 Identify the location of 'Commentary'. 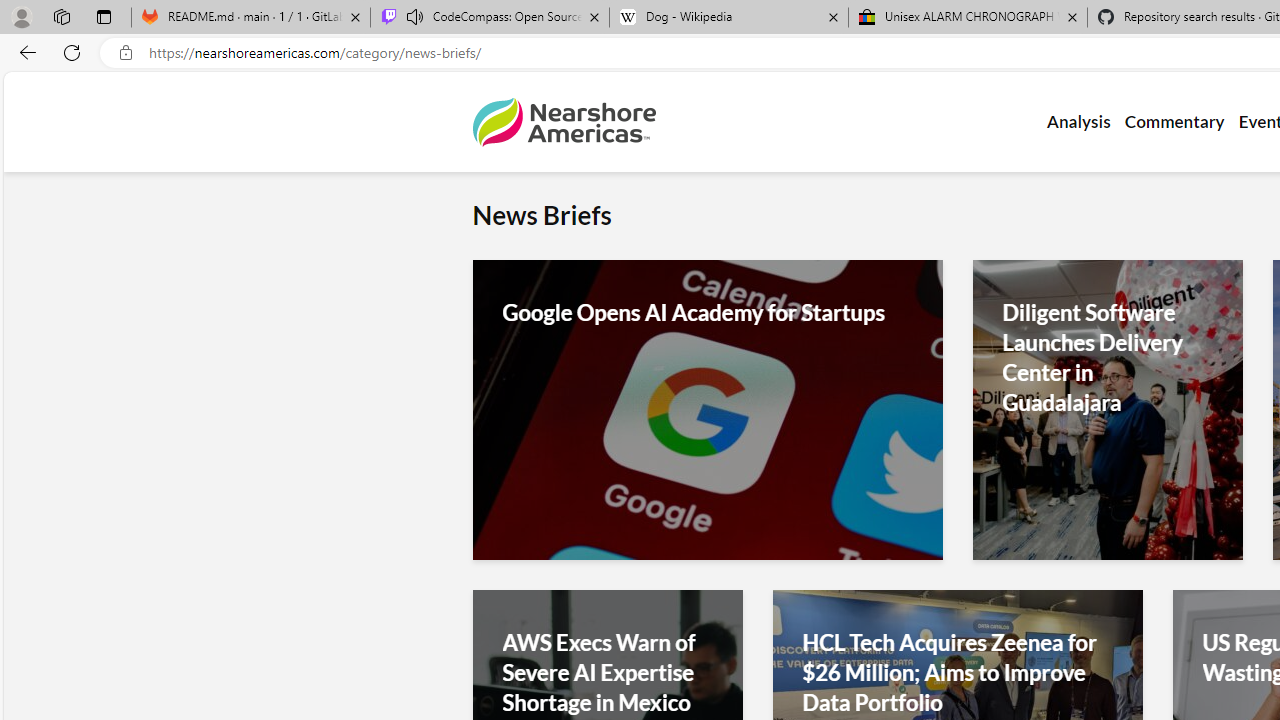
(1174, 122).